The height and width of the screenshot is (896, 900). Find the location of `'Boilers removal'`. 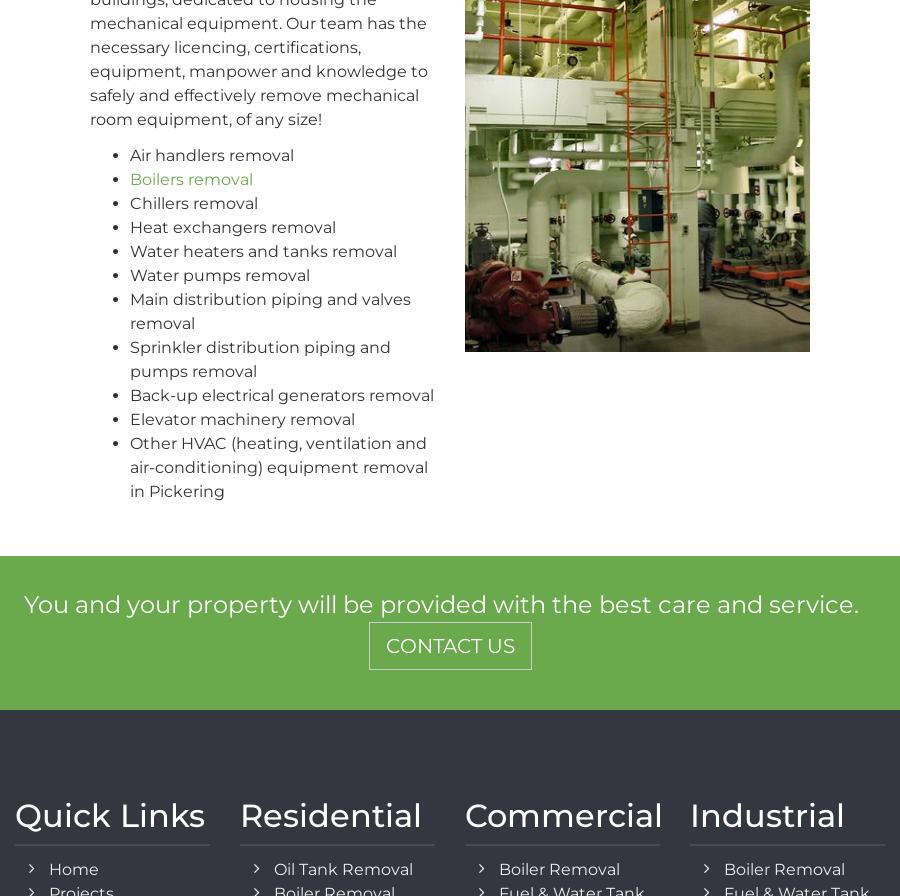

'Boilers removal' is located at coordinates (191, 179).